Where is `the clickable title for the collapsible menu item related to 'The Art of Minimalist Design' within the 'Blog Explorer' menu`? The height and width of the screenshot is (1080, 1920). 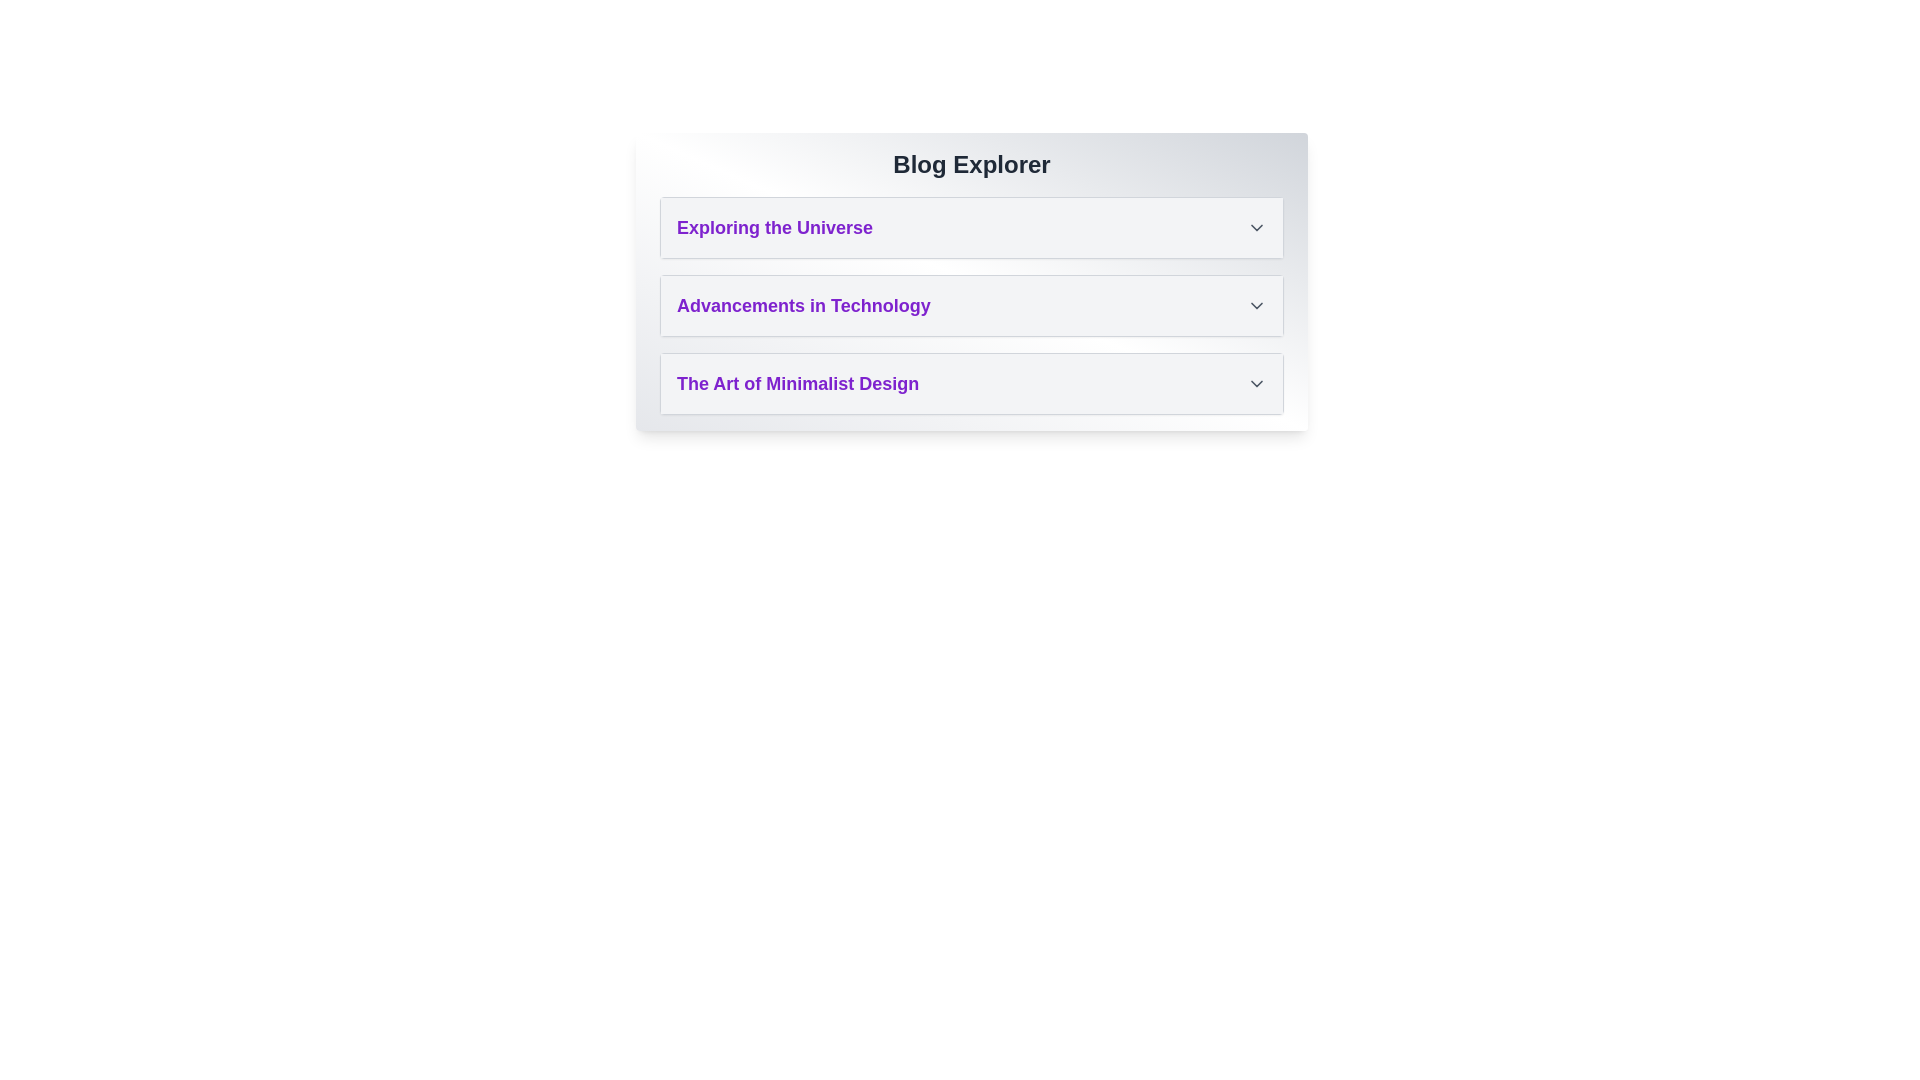 the clickable title for the collapsible menu item related to 'The Art of Minimalist Design' within the 'Blog Explorer' menu is located at coordinates (797, 384).